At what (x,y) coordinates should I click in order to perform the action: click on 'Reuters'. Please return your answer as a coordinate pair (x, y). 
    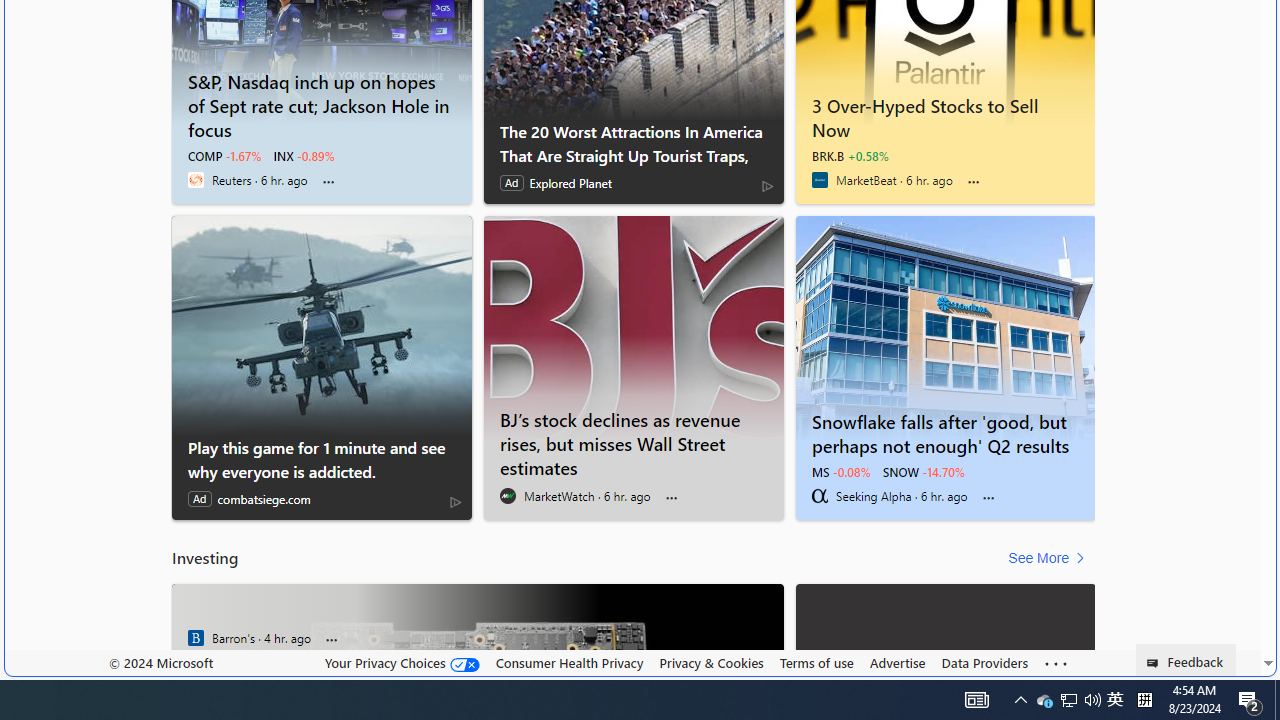
    Looking at the image, I should click on (195, 180).